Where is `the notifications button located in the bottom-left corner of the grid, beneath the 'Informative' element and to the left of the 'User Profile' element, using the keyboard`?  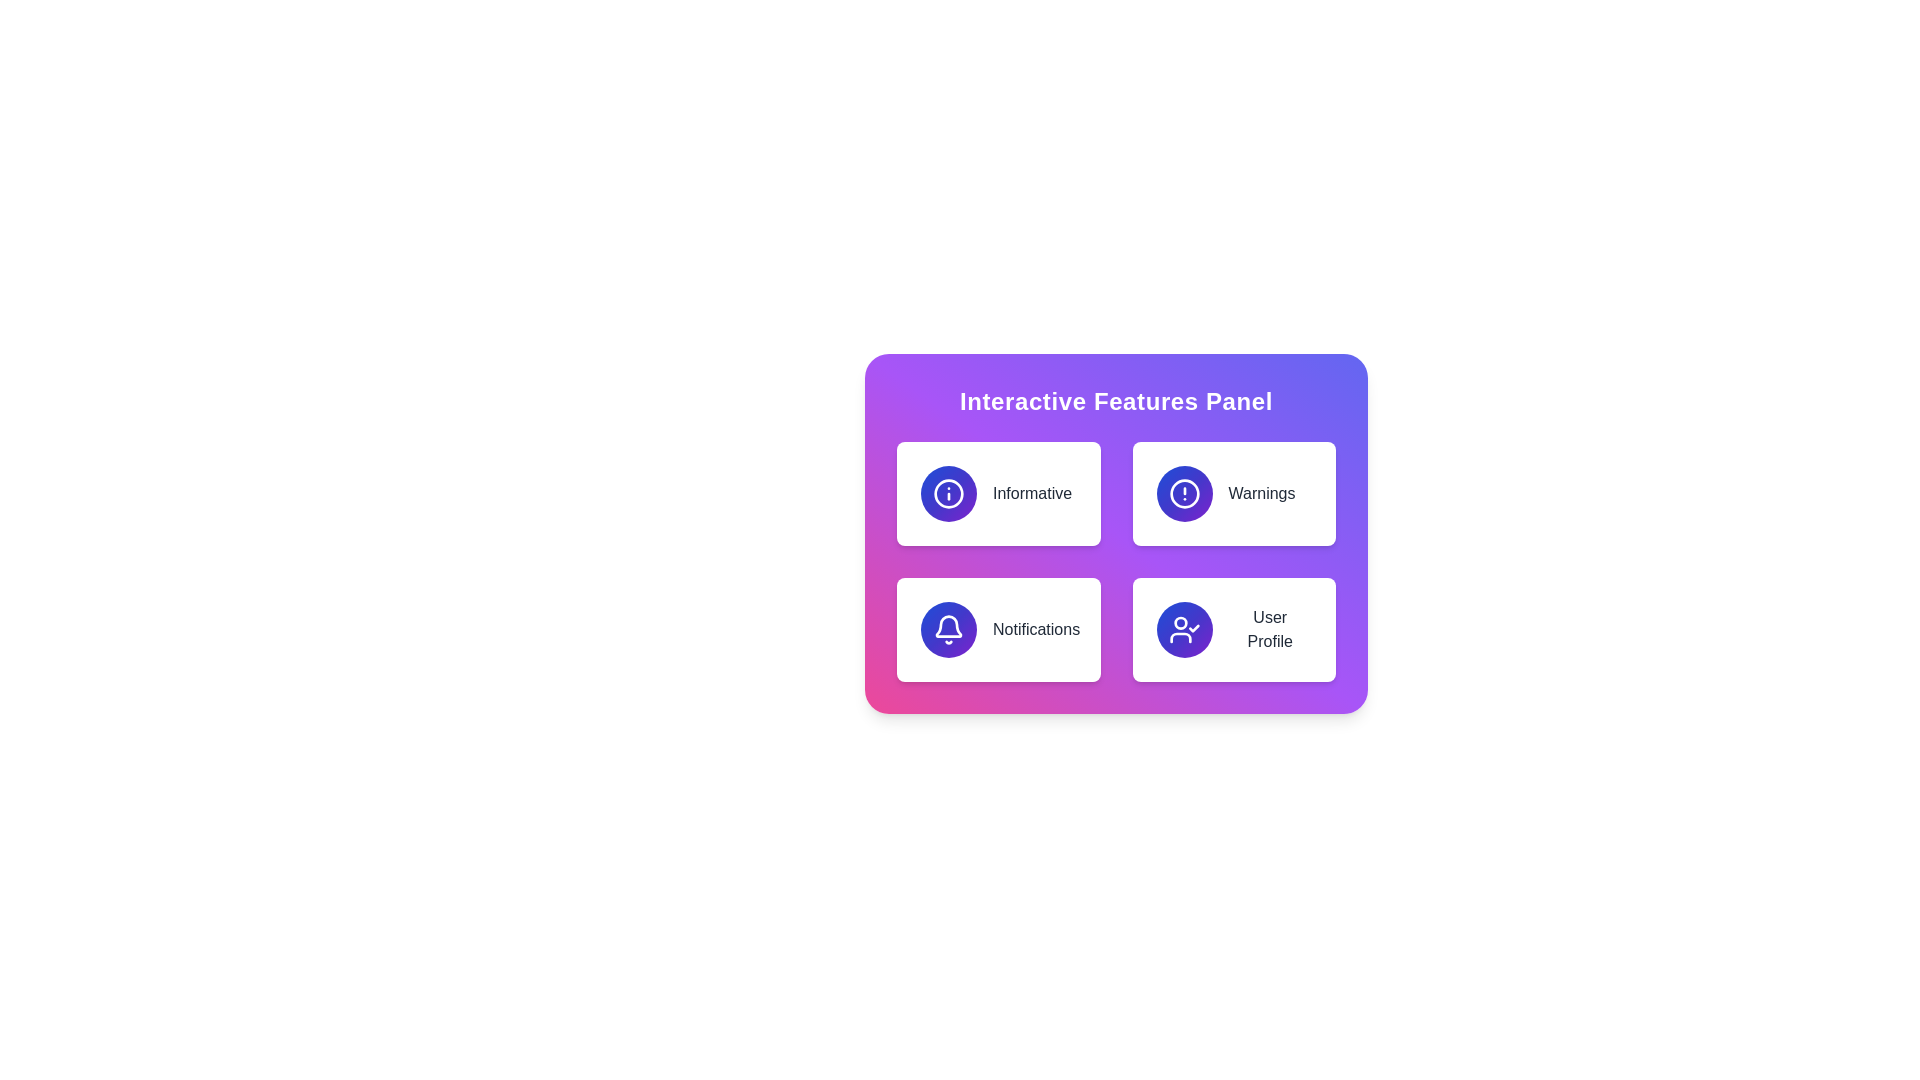 the notifications button located in the bottom-left corner of the grid, beneath the 'Informative' element and to the left of the 'User Profile' element, using the keyboard is located at coordinates (998, 628).